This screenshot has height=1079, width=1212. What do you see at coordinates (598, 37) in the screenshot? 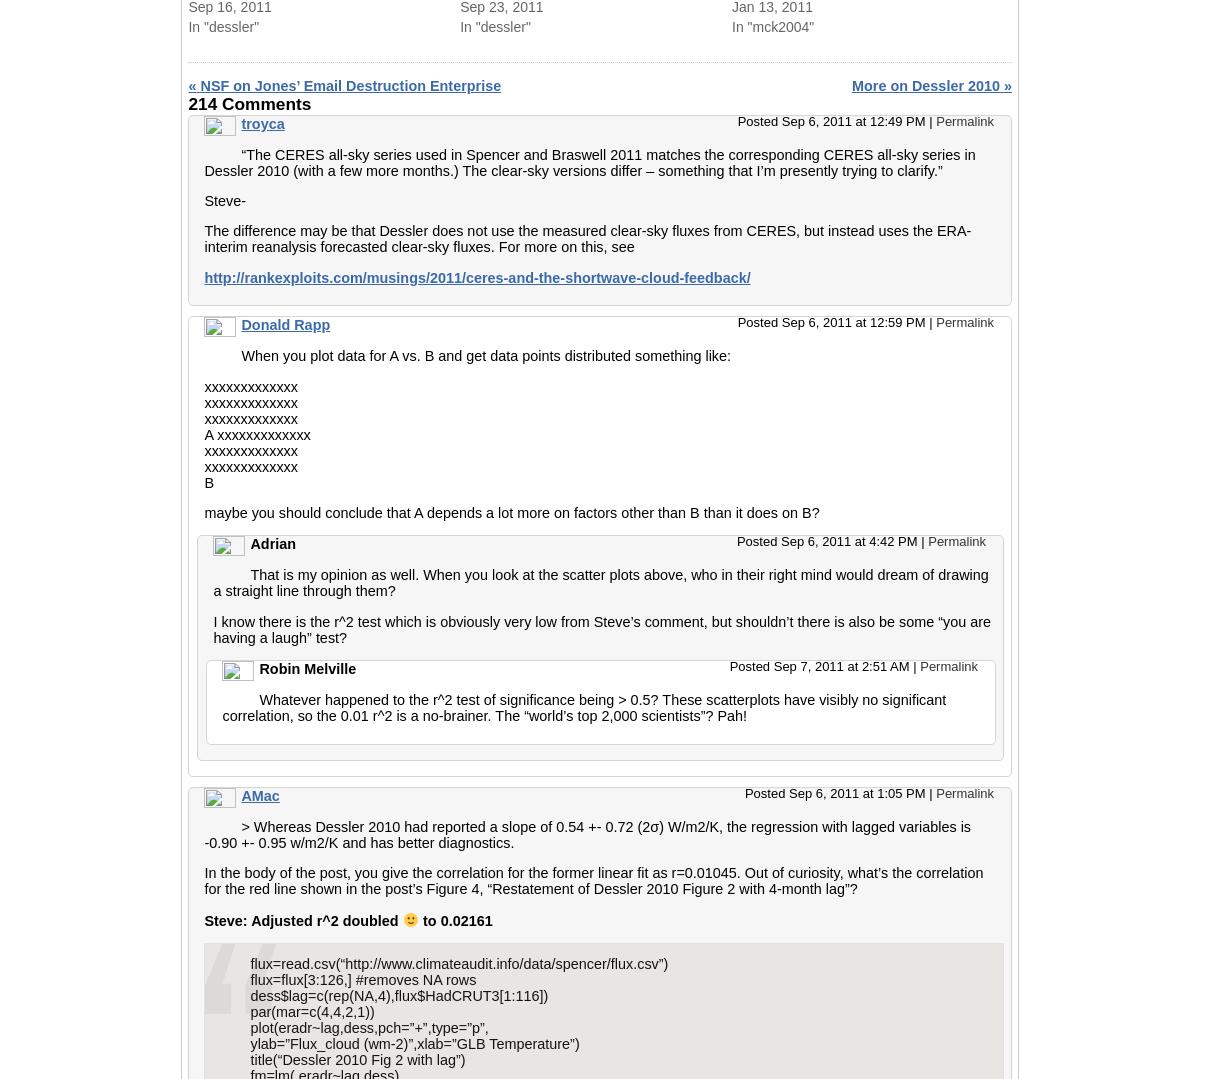
I see `'and tagged'` at bounding box center [598, 37].